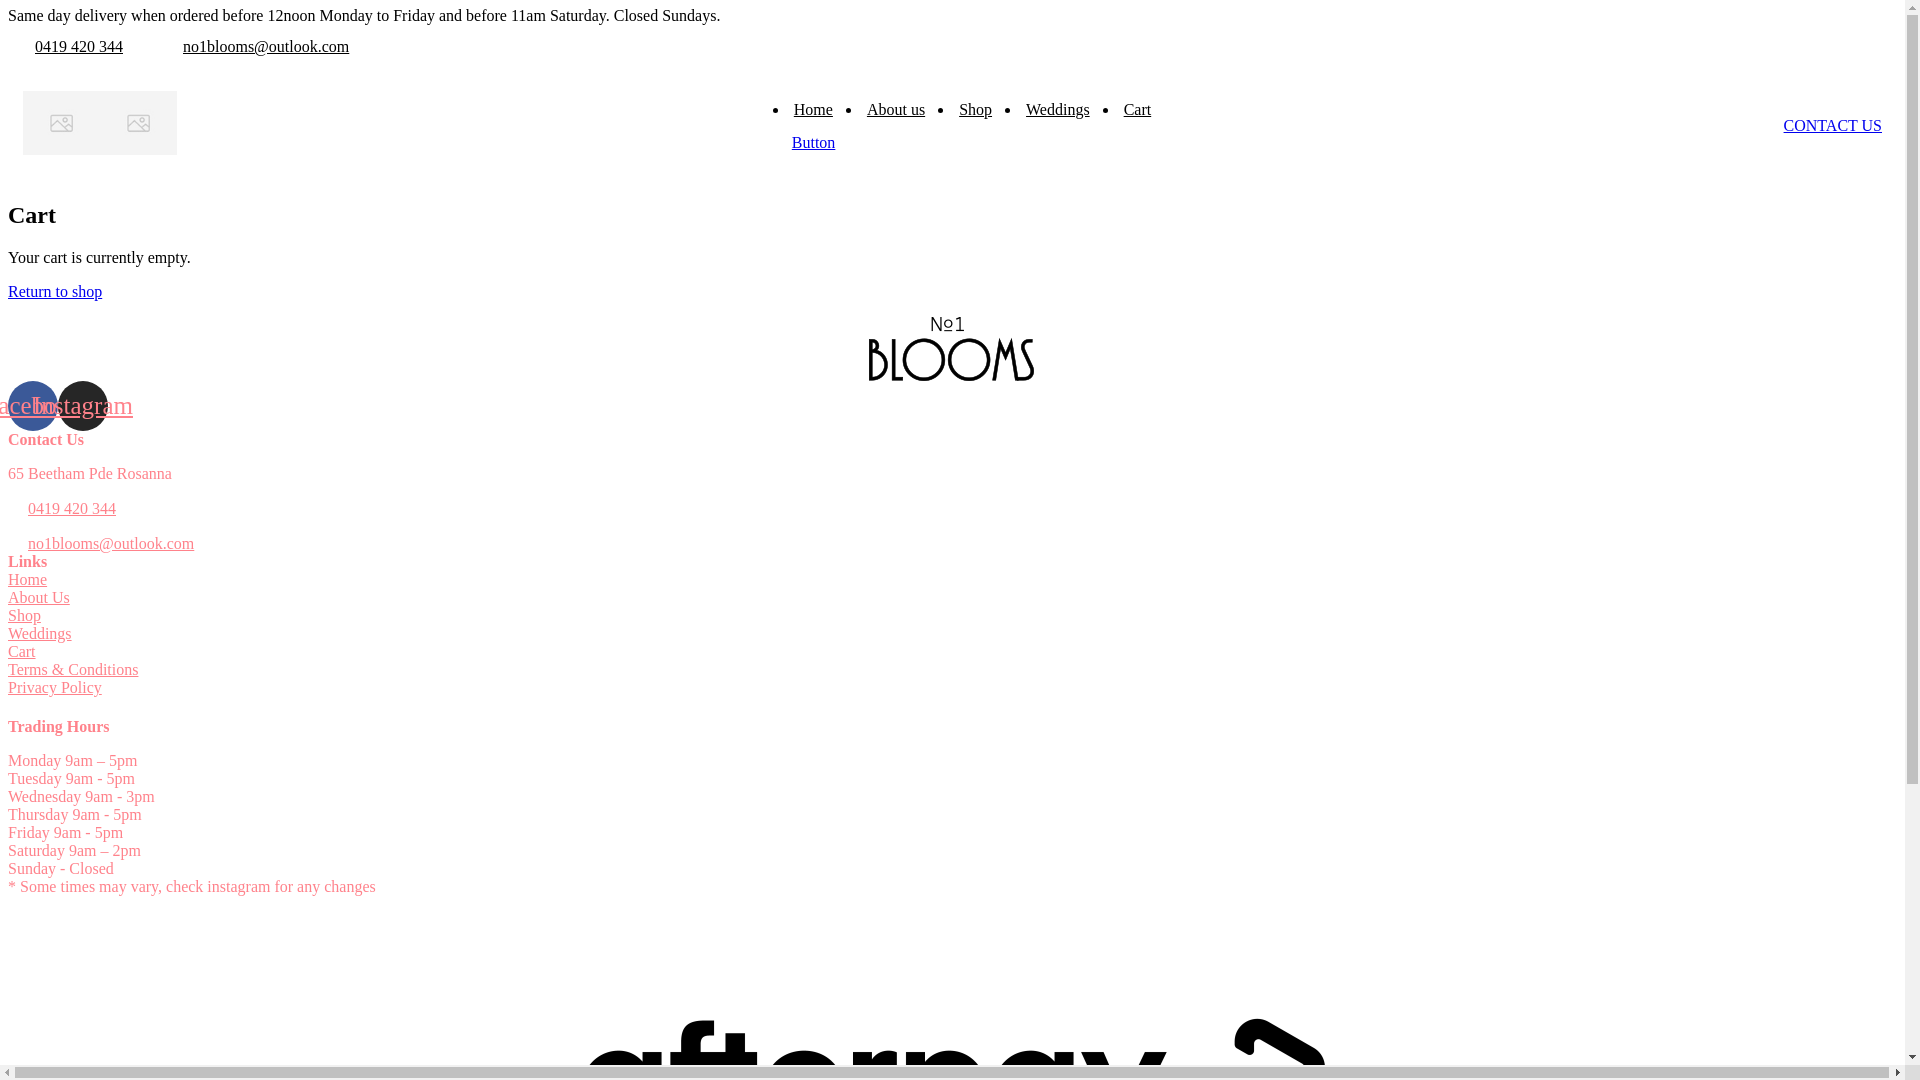 This screenshot has height=1080, width=1920. What do you see at coordinates (24, 614) in the screenshot?
I see `'Shop'` at bounding box center [24, 614].